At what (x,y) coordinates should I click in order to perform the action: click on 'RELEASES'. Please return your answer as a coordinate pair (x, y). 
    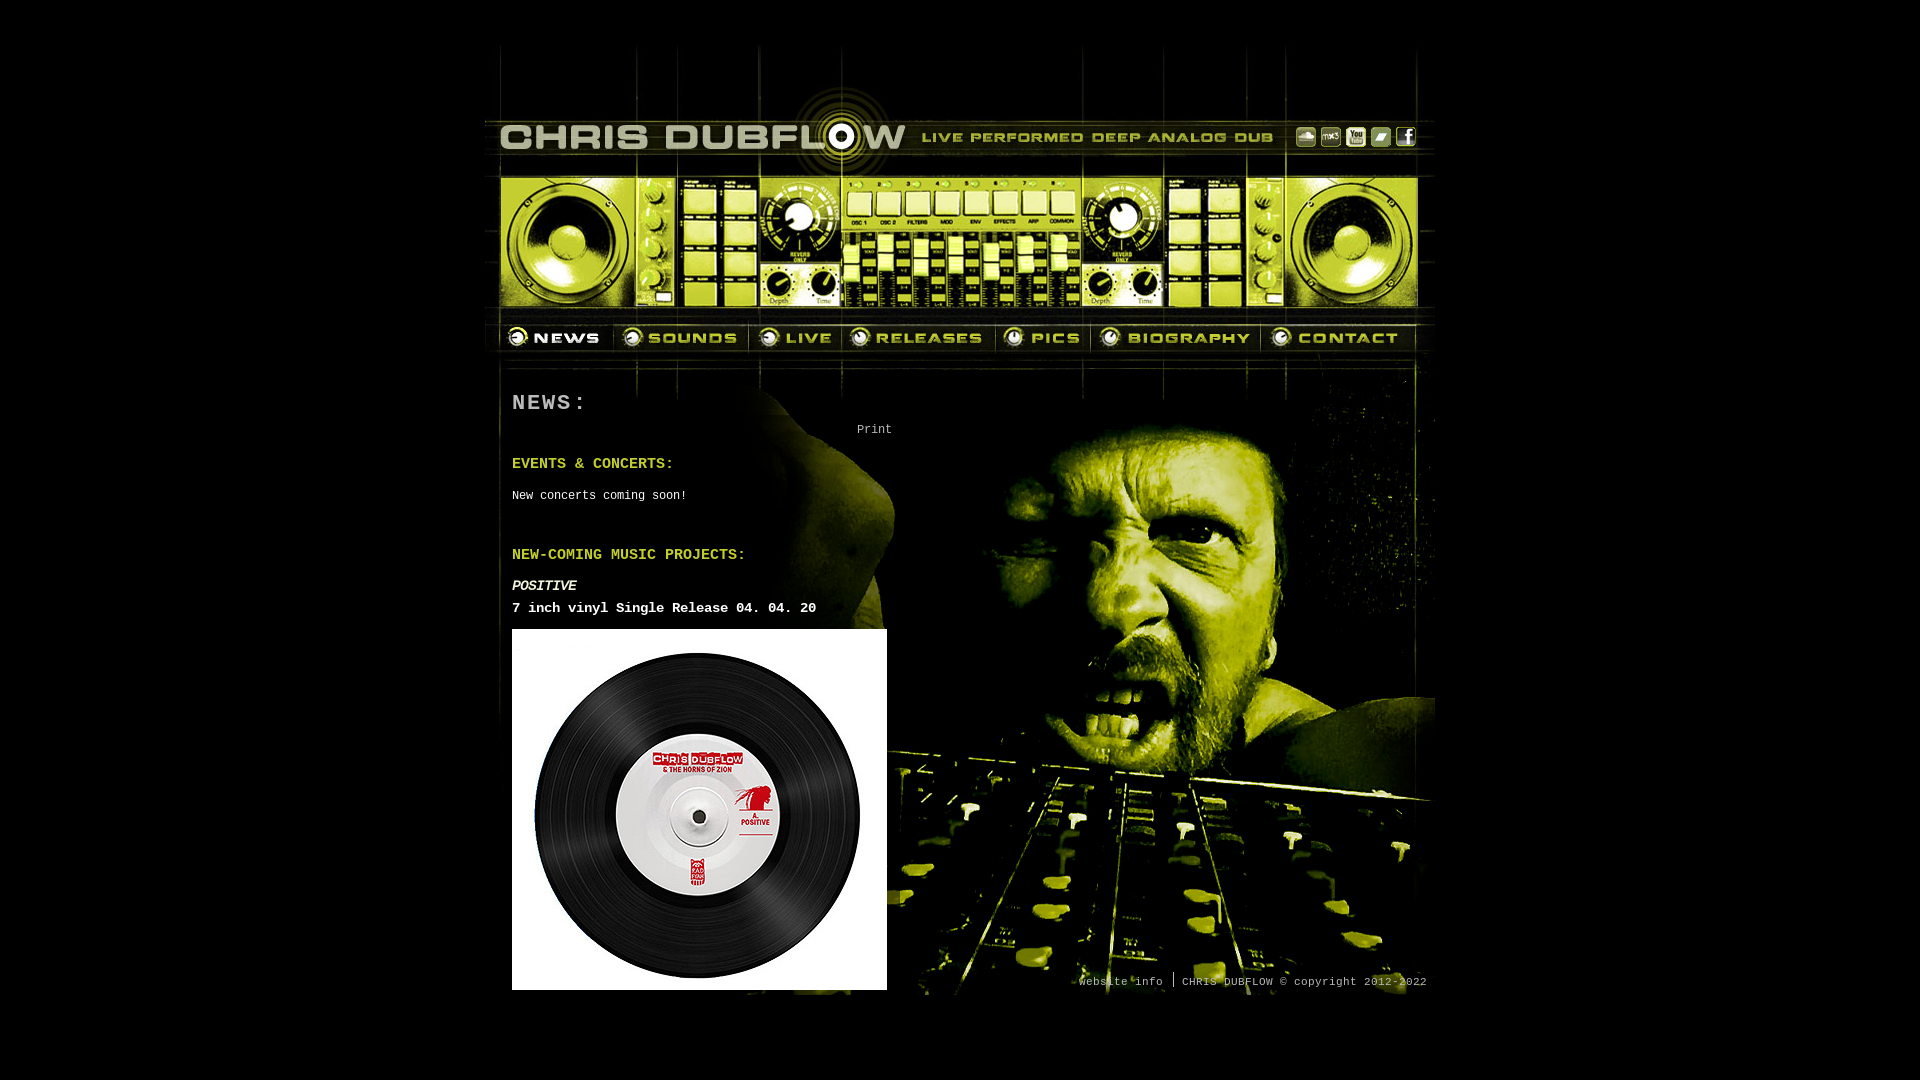
    Looking at the image, I should click on (841, 337).